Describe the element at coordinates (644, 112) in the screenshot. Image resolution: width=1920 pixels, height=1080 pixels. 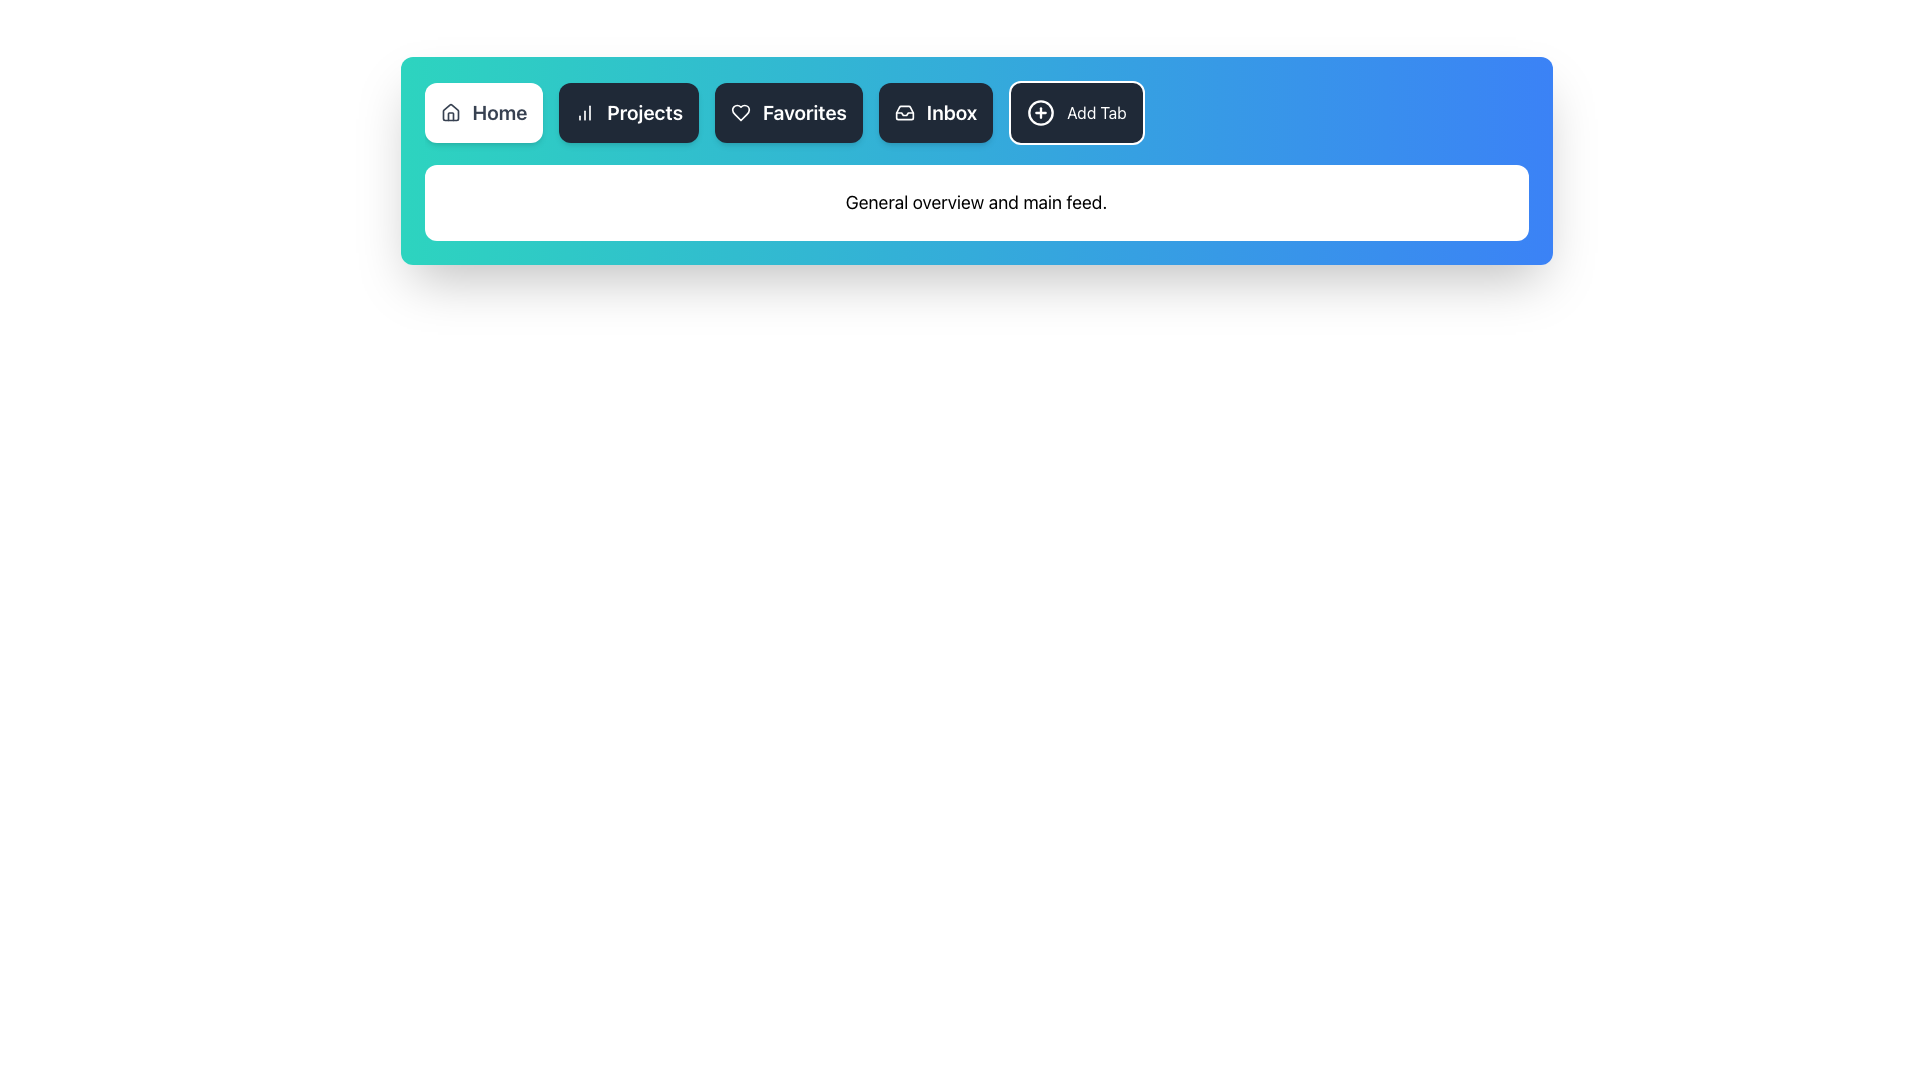
I see `the 'Projects' text label located in the navigation bar, which is the main label inside the second button from the left` at that location.